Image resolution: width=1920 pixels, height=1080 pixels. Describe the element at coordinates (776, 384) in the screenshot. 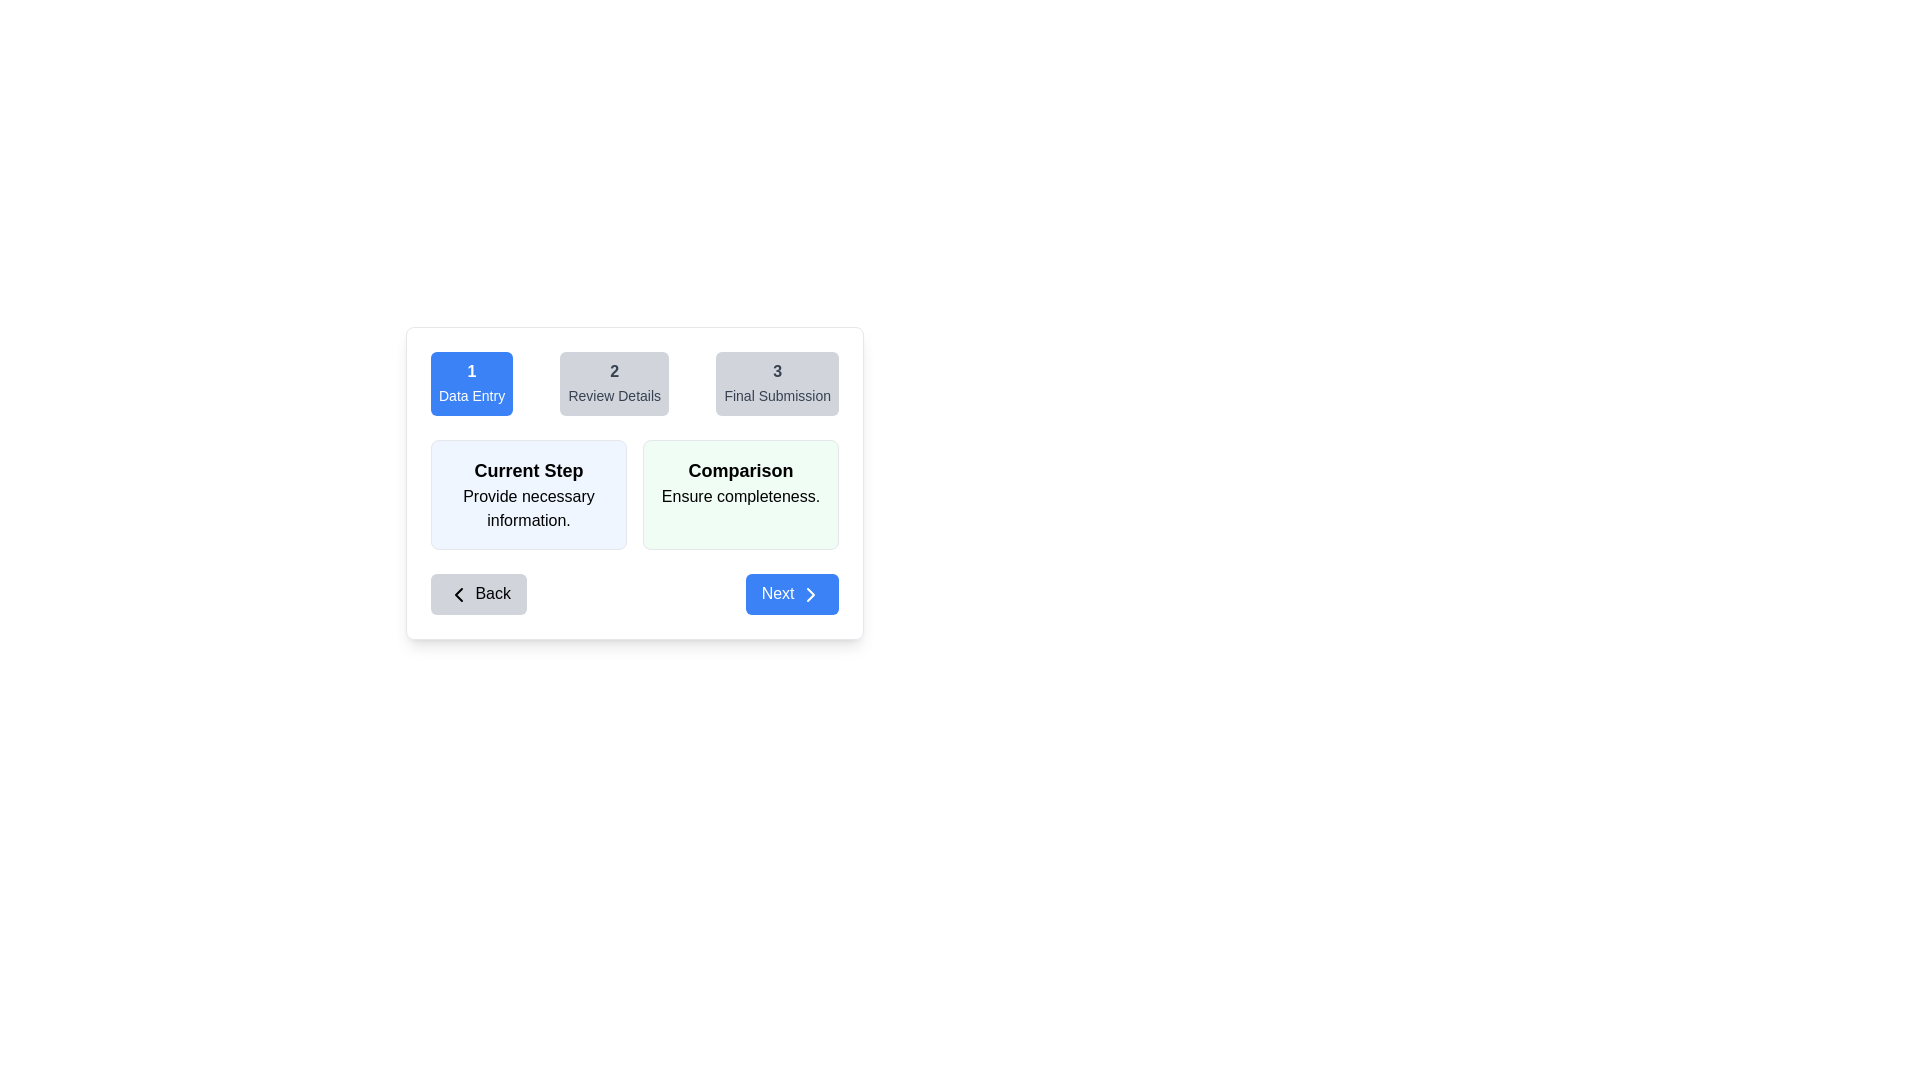

I see `the 'Final Submission' step indicator, which is the third button in a horizontal group of three buttons located in the top-right corner of the interface` at that location.